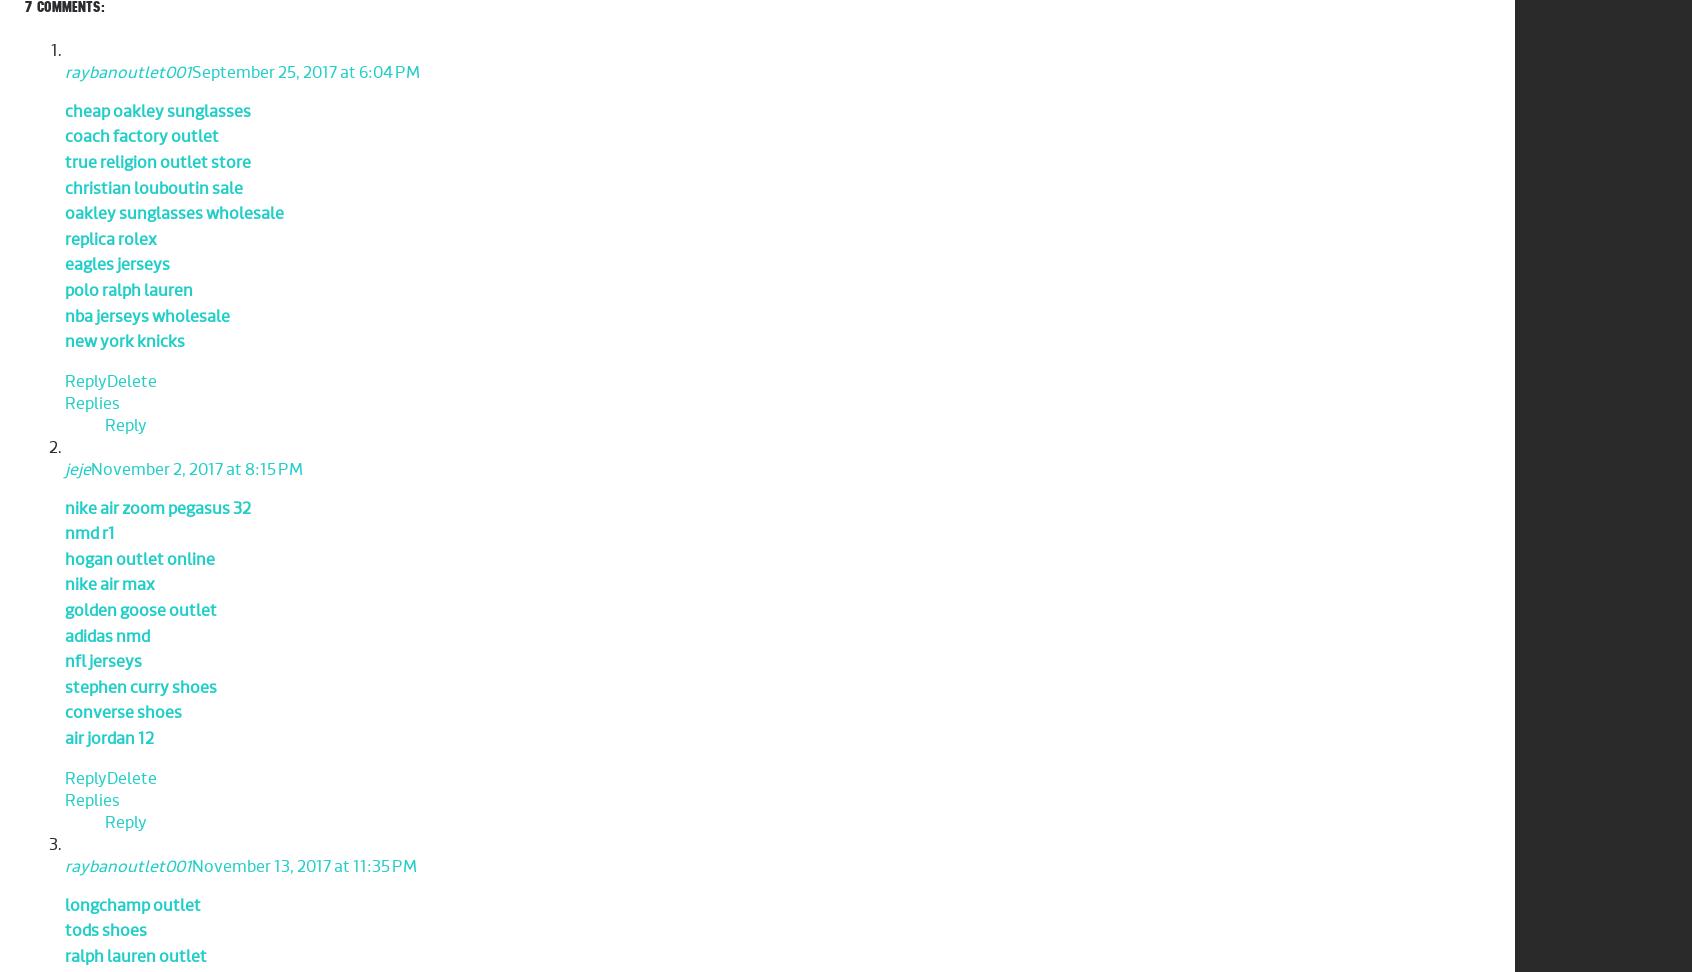 The image size is (1692, 972). Describe the element at coordinates (109, 584) in the screenshot. I see `'nike air max'` at that location.